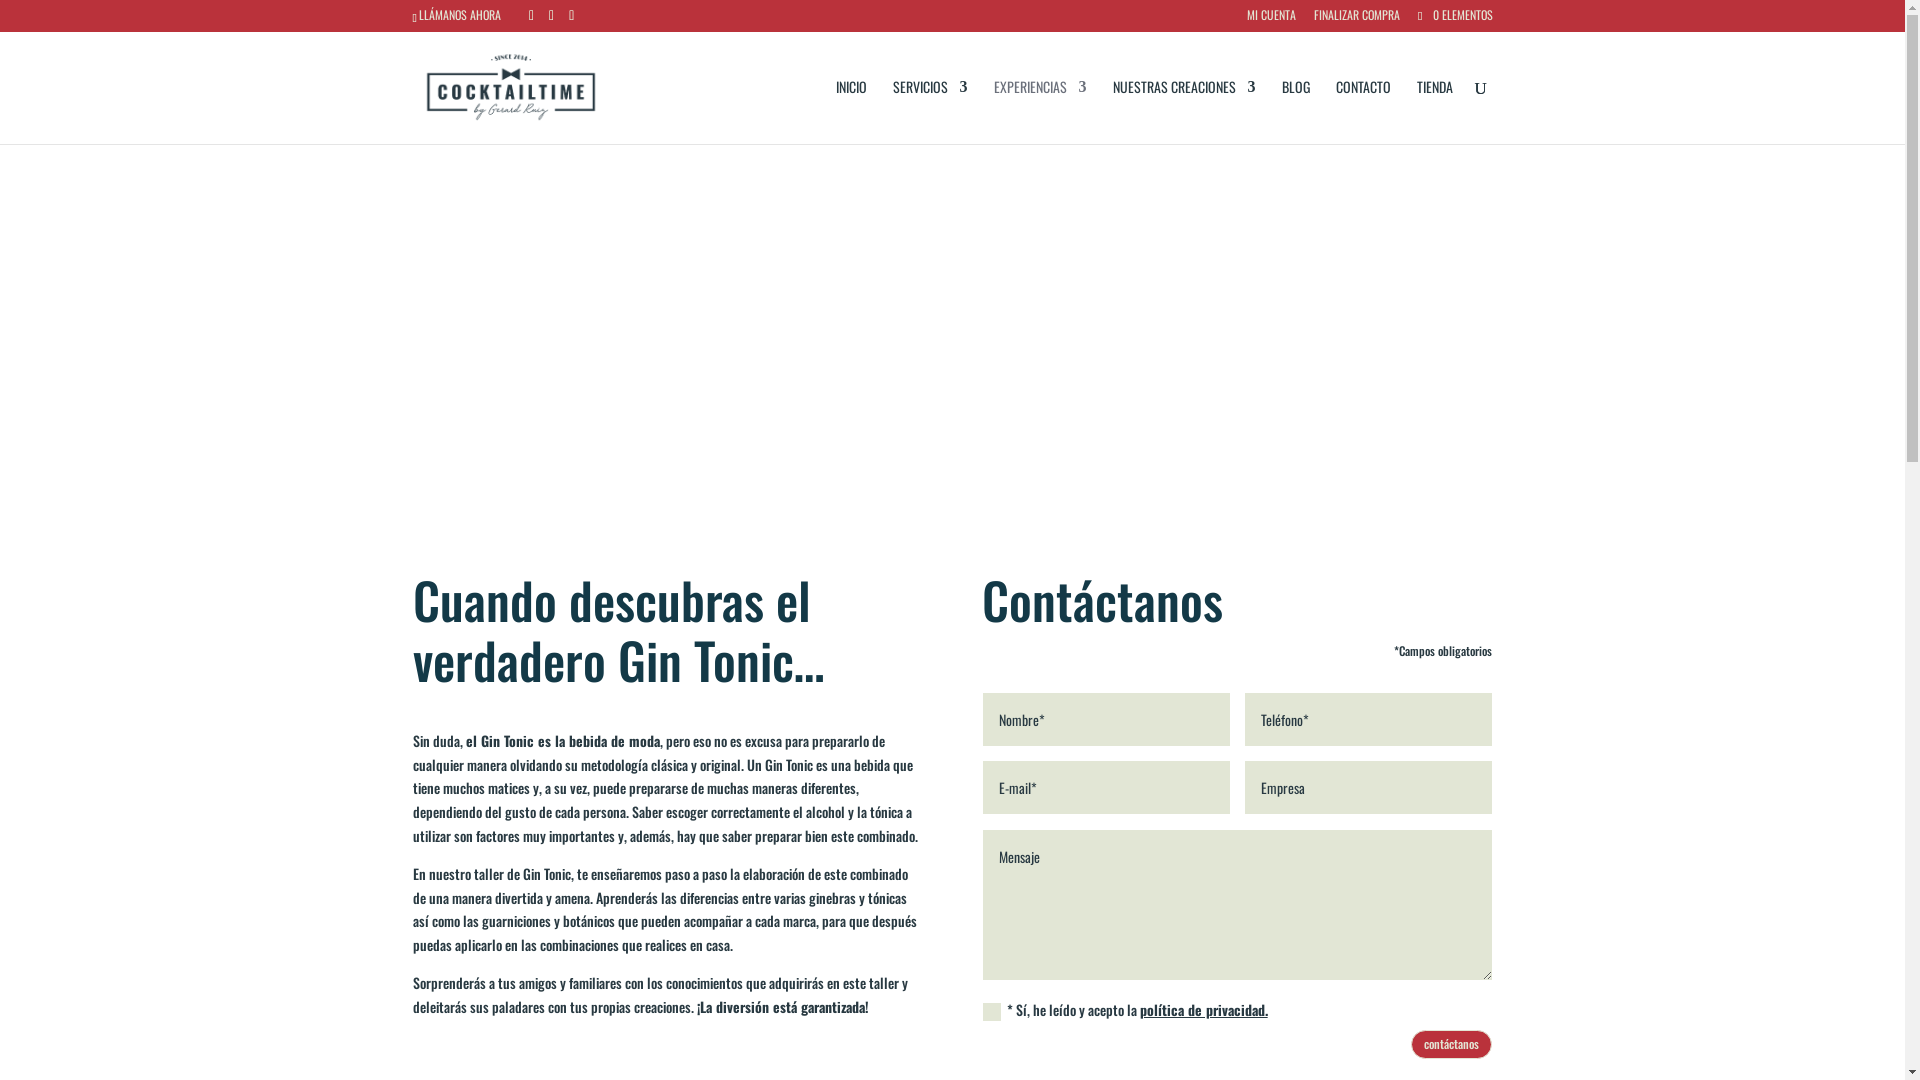  Describe the element at coordinates (1040, 111) in the screenshot. I see `'EXPERIENCIAS'` at that location.